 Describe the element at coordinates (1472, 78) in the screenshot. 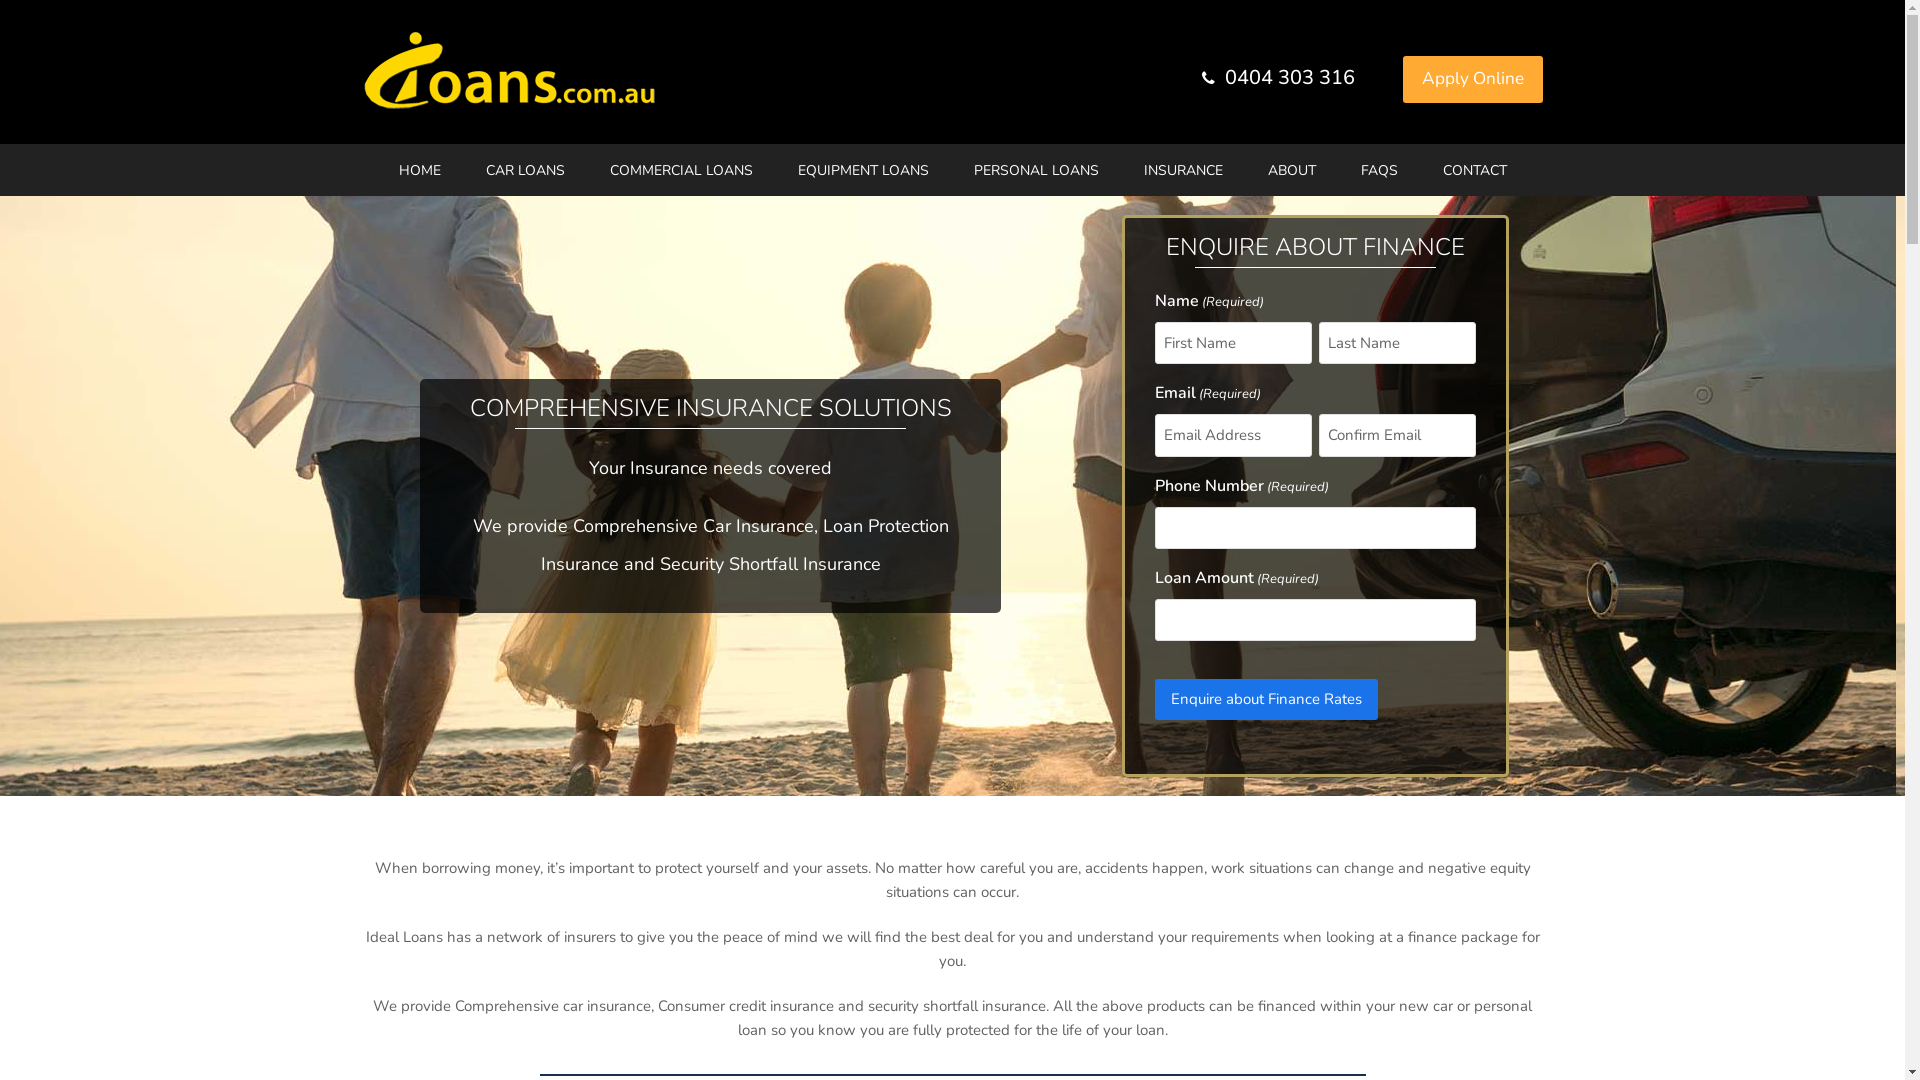

I see `'Apply Online'` at that location.